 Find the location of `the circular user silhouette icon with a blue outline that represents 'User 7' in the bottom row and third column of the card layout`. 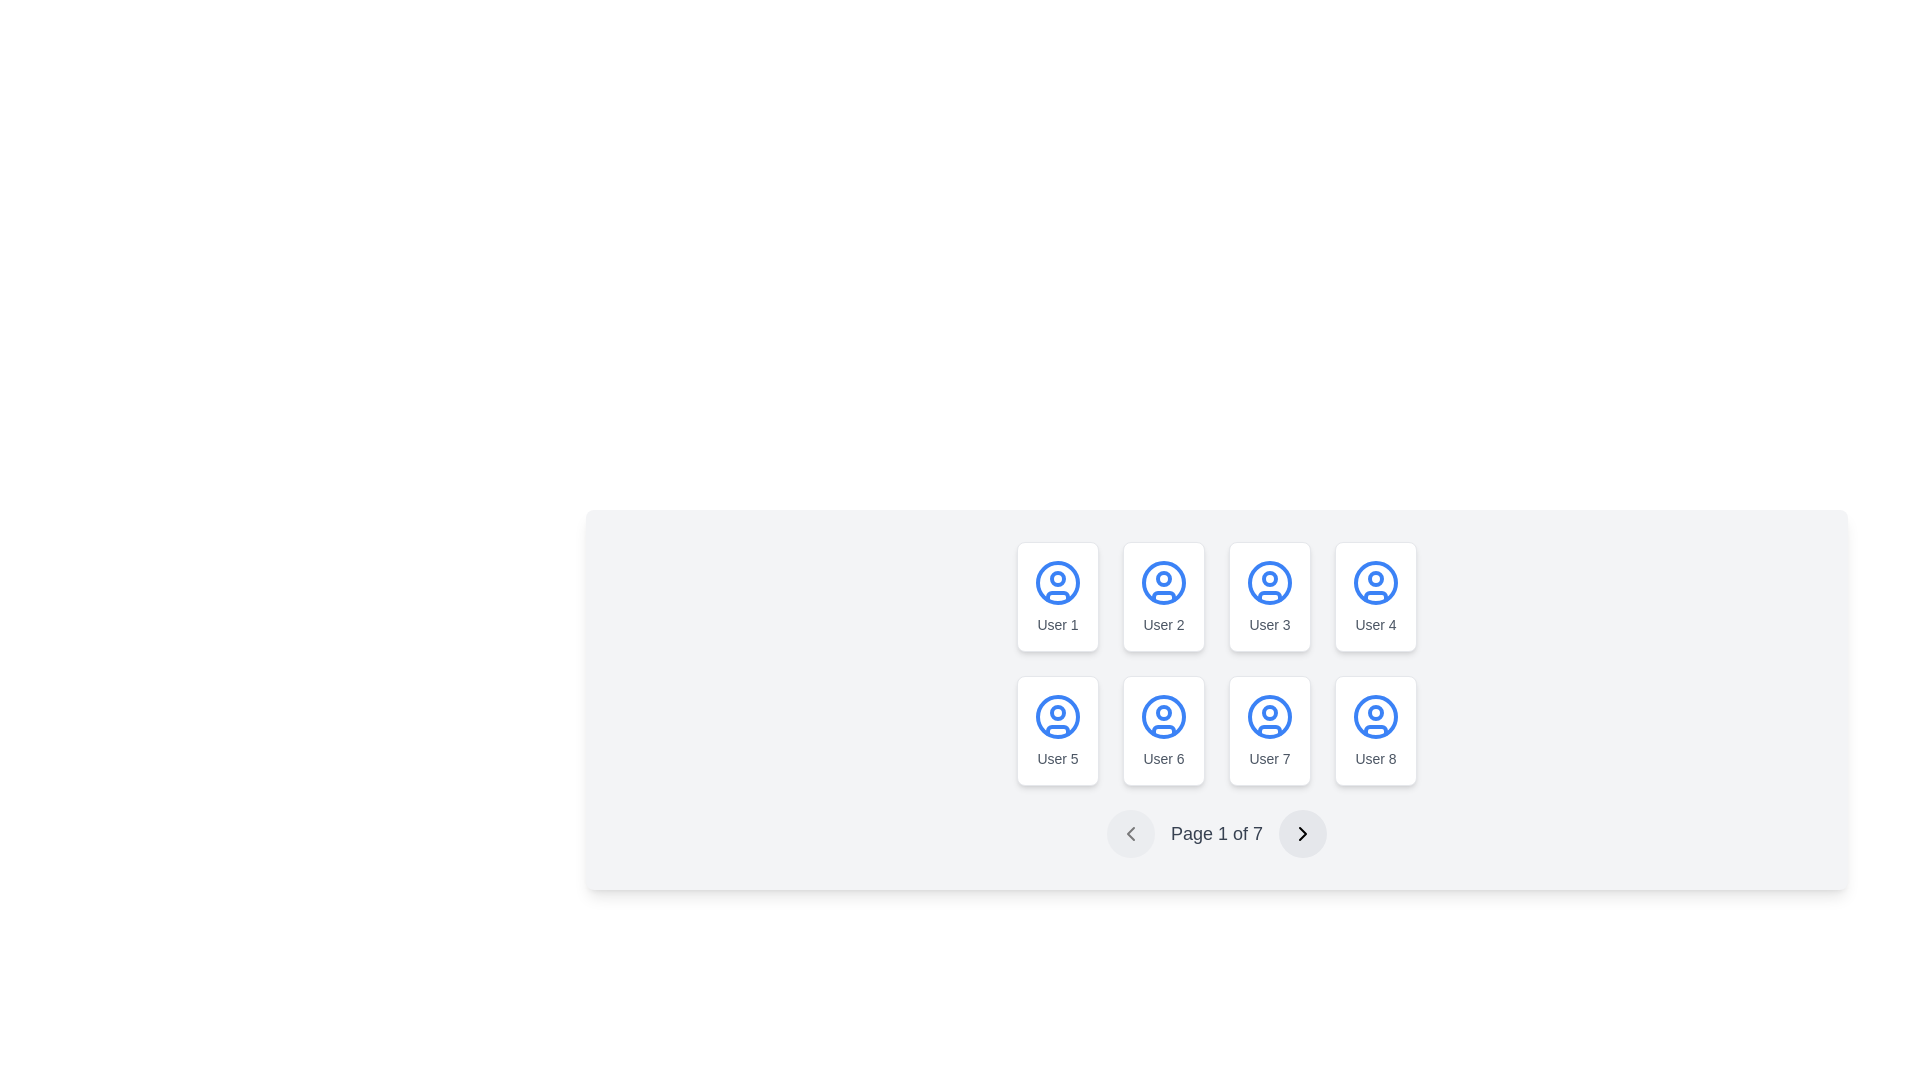

the circular user silhouette icon with a blue outline that represents 'User 7' in the bottom row and third column of the card layout is located at coordinates (1269, 716).